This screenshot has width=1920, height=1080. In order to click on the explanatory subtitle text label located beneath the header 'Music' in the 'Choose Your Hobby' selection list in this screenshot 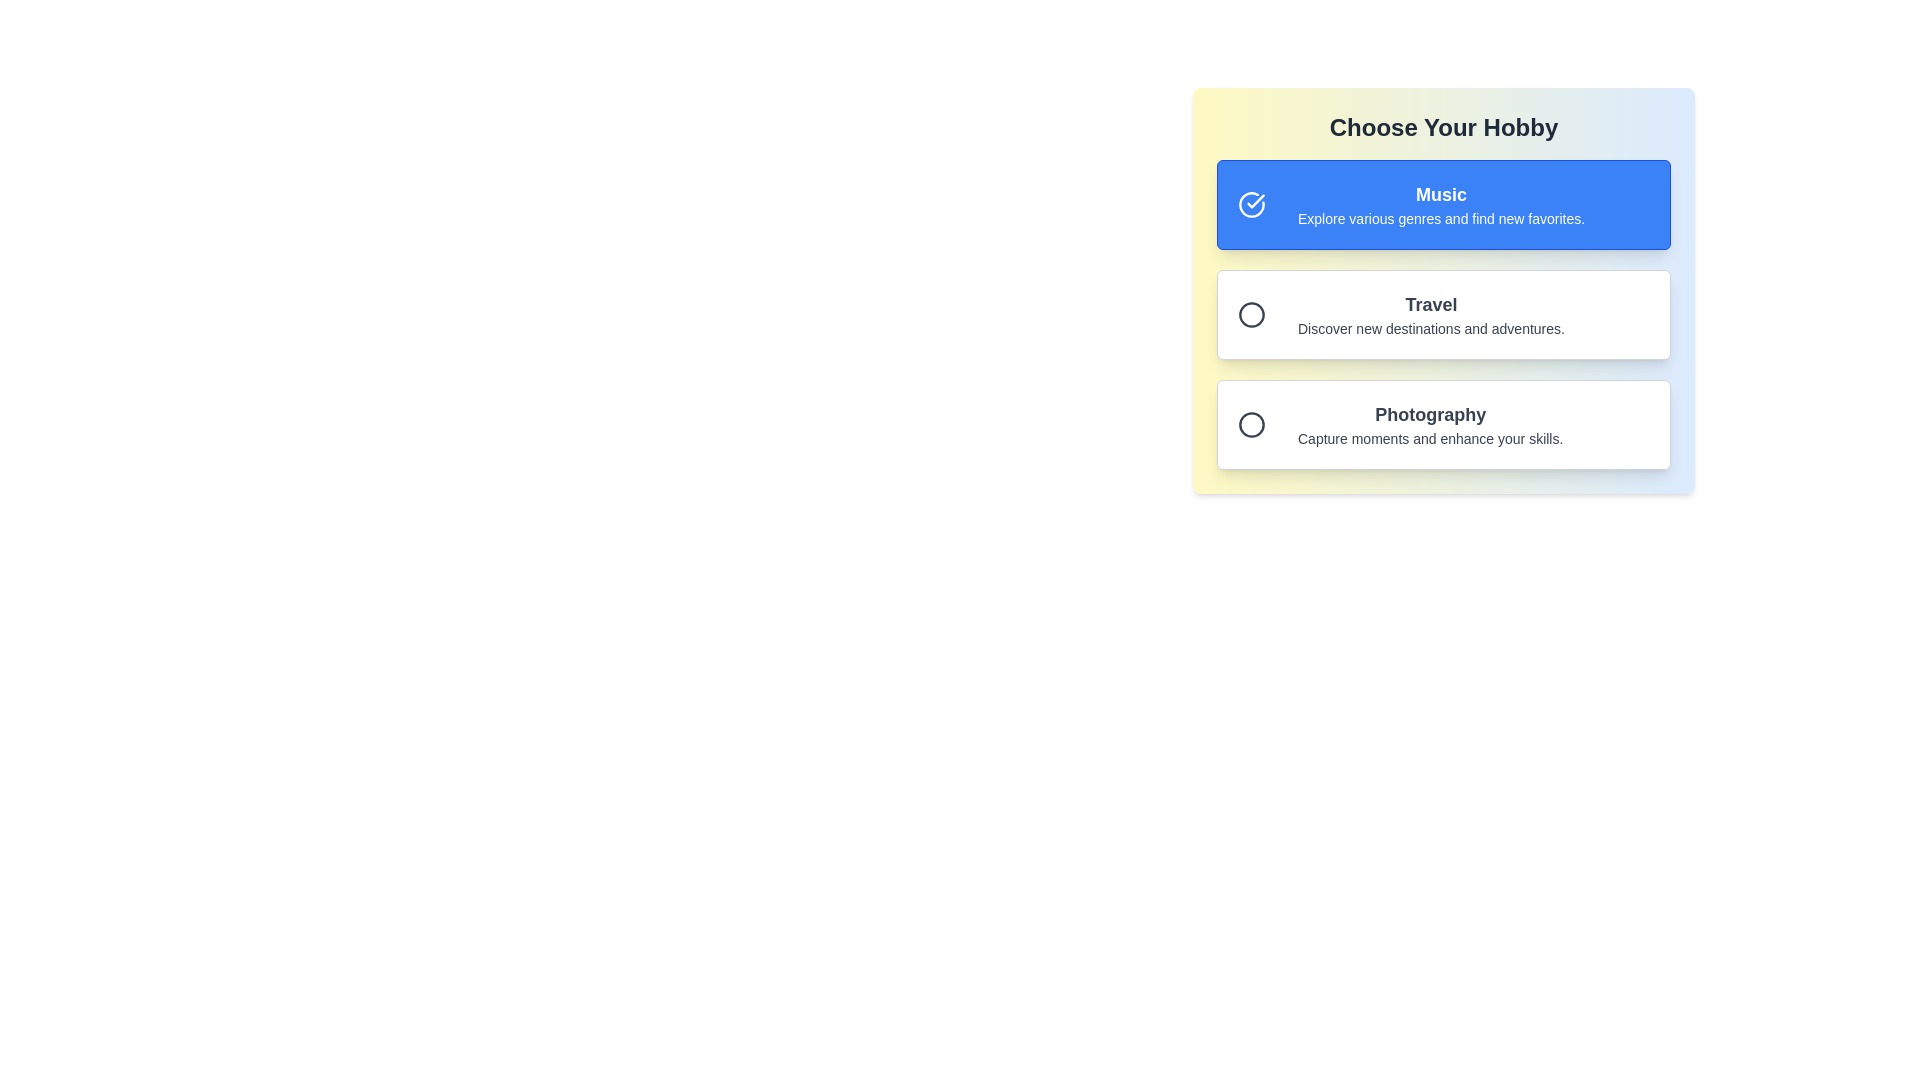, I will do `click(1441, 219)`.